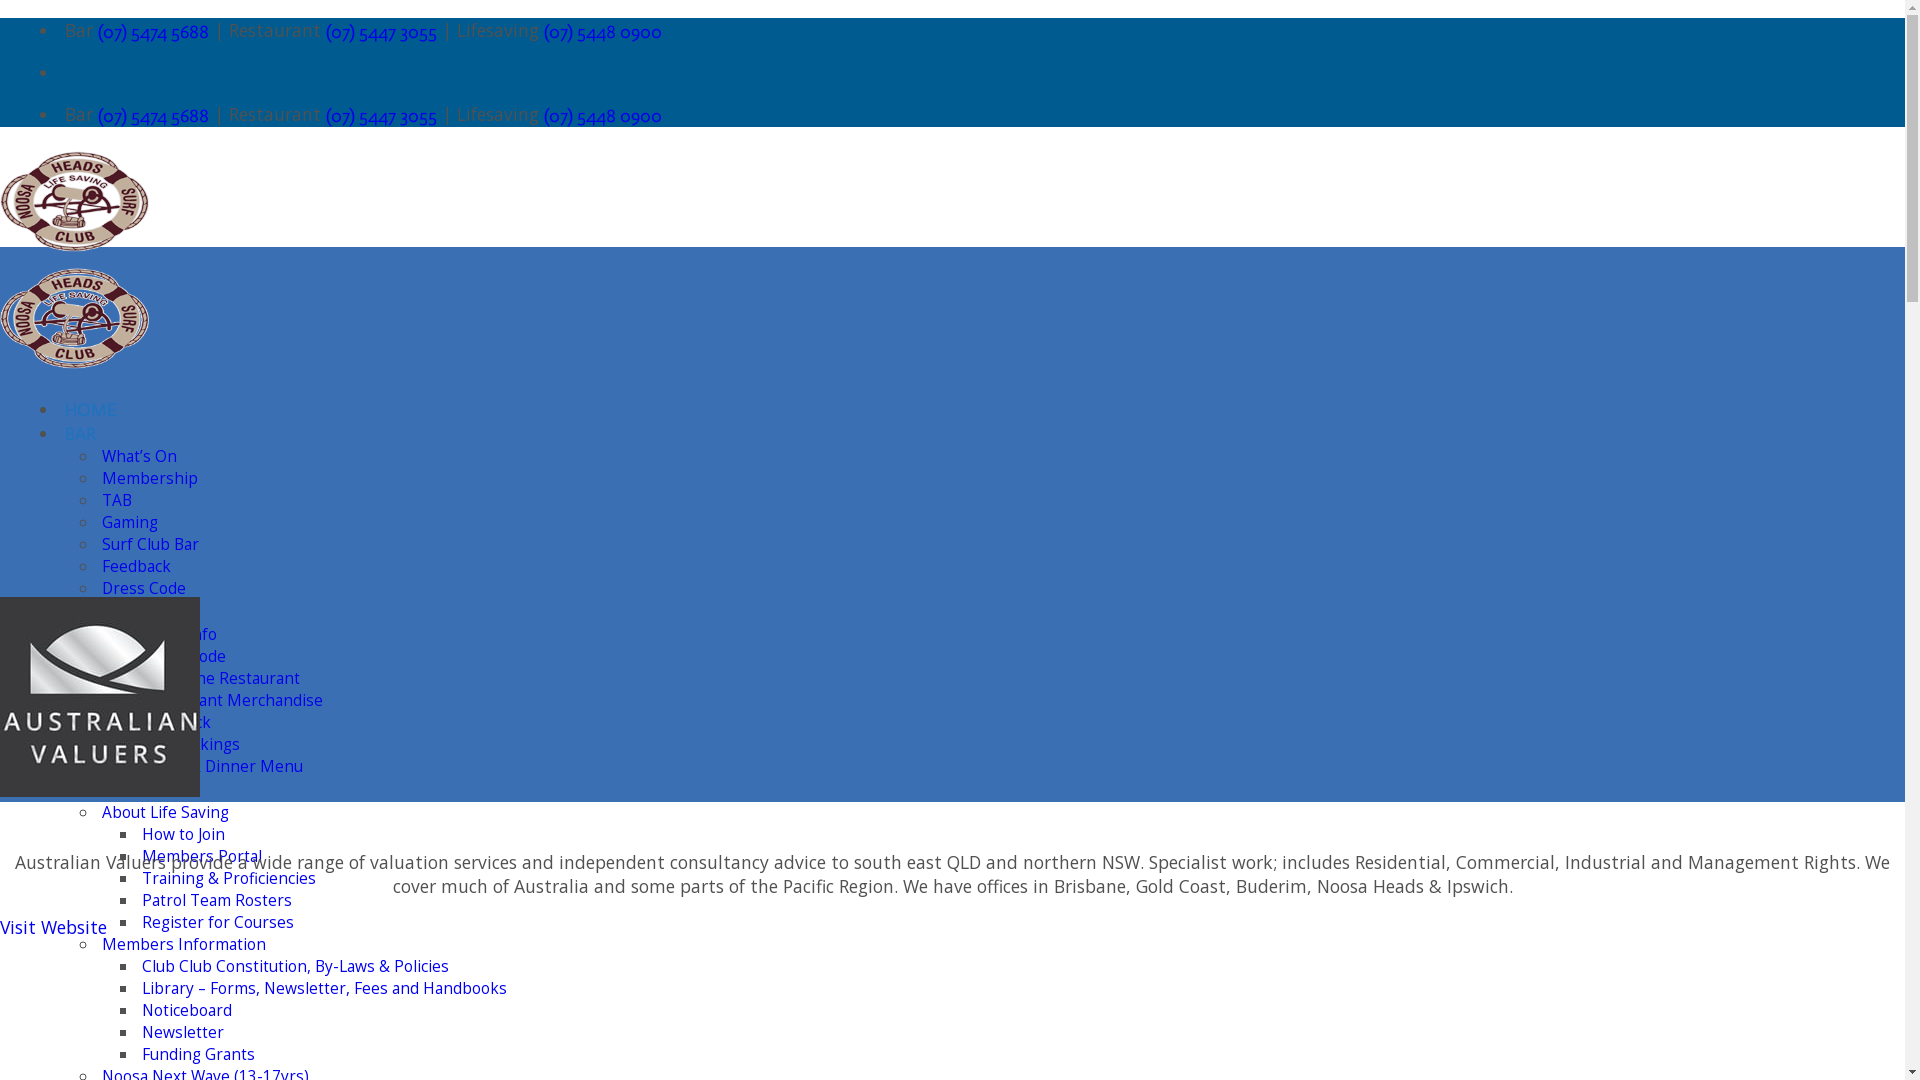 The width and height of the screenshot is (1920, 1080). What do you see at coordinates (602, 31) in the screenshot?
I see `'(07) 5448 0900'` at bounding box center [602, 31].